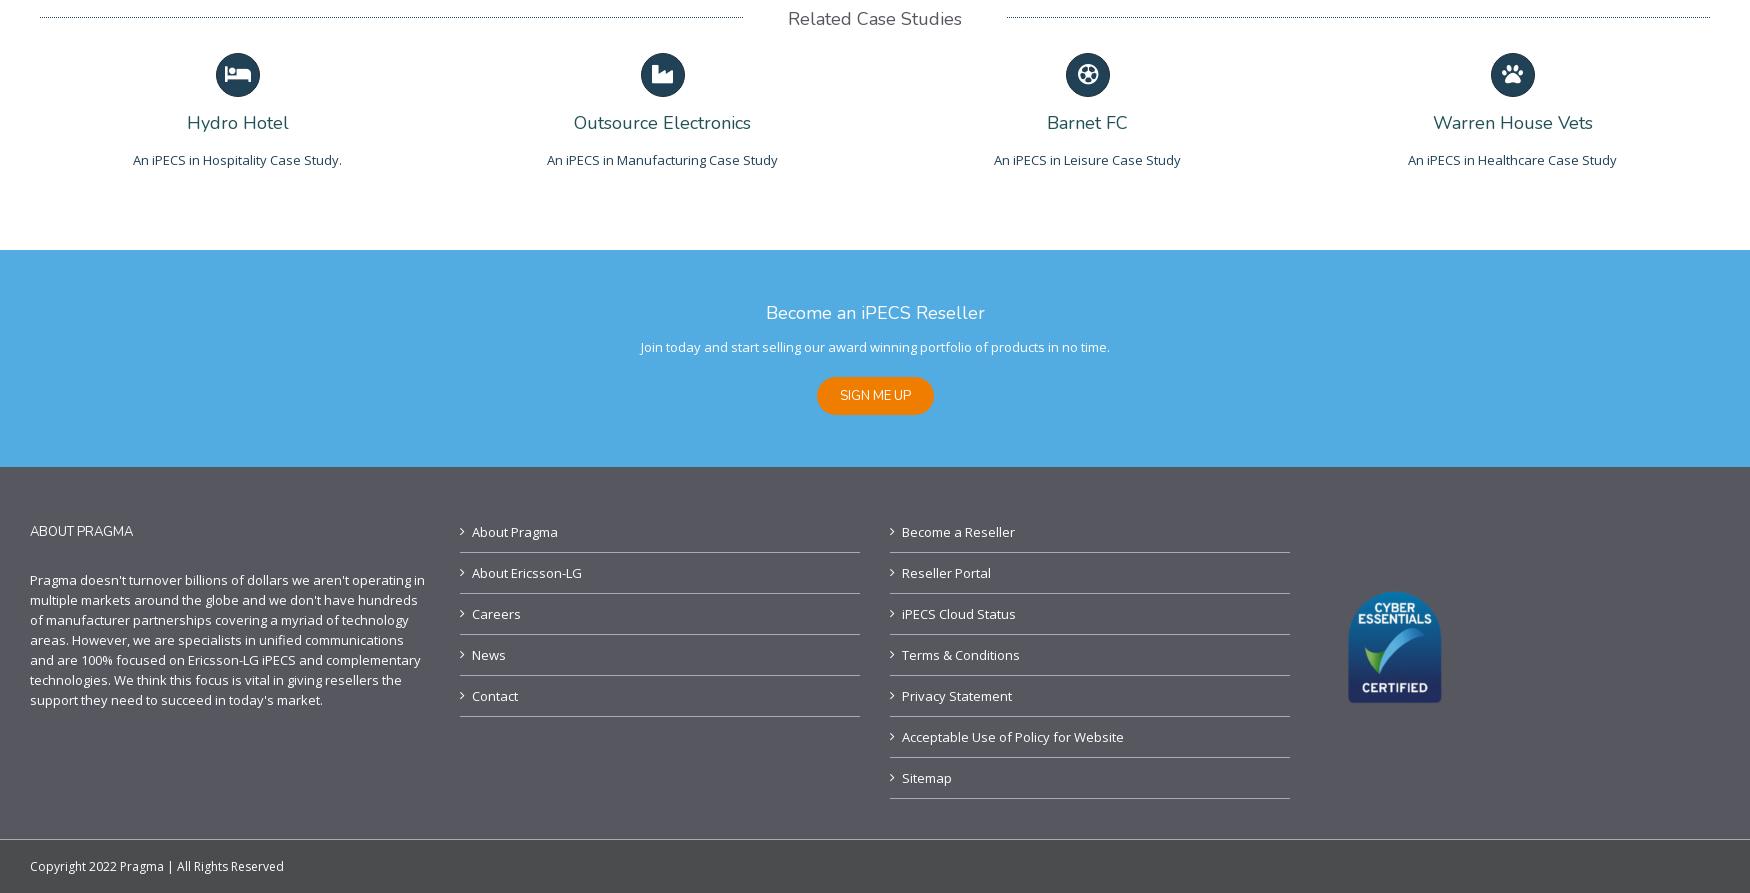 This screenshot has width=1750, height=893. I want to click on 'Careers', so click(496, 614).